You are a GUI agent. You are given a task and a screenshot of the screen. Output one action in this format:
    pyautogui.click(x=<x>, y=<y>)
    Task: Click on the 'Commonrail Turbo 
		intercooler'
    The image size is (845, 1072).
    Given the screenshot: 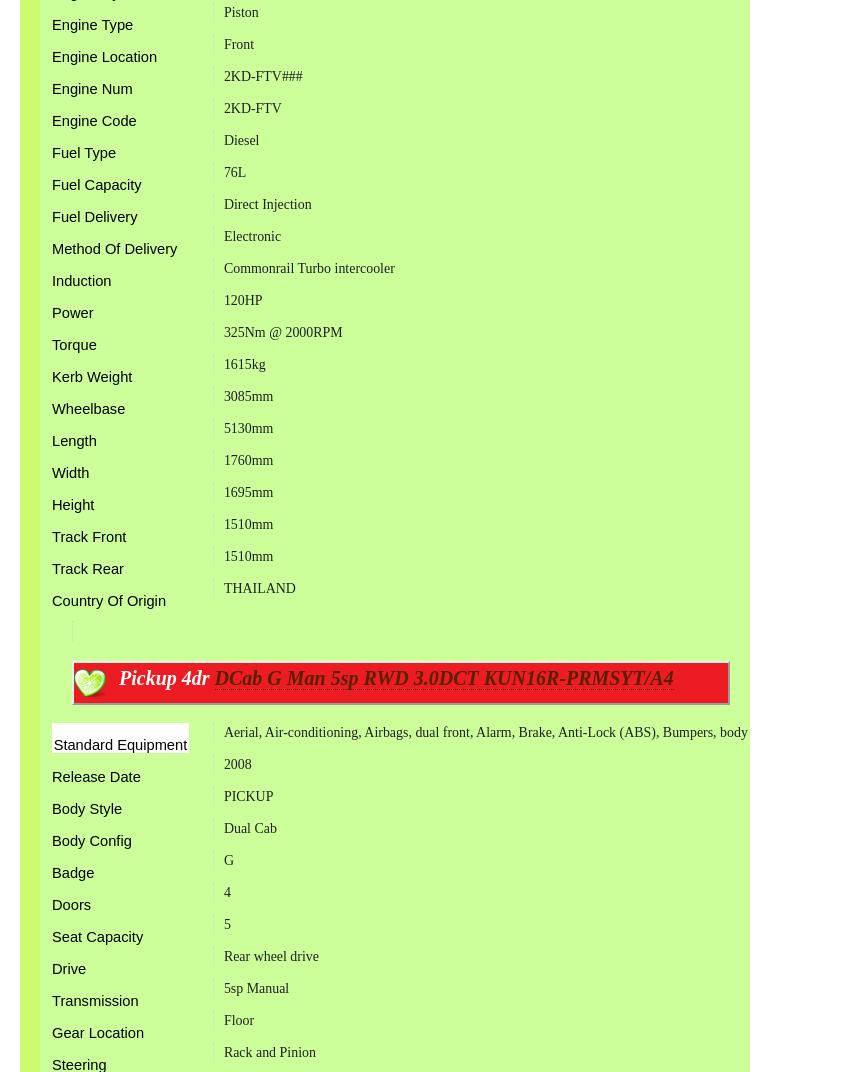 What is the action you would take?
    pyautogui.click(x=308, y=267)
    